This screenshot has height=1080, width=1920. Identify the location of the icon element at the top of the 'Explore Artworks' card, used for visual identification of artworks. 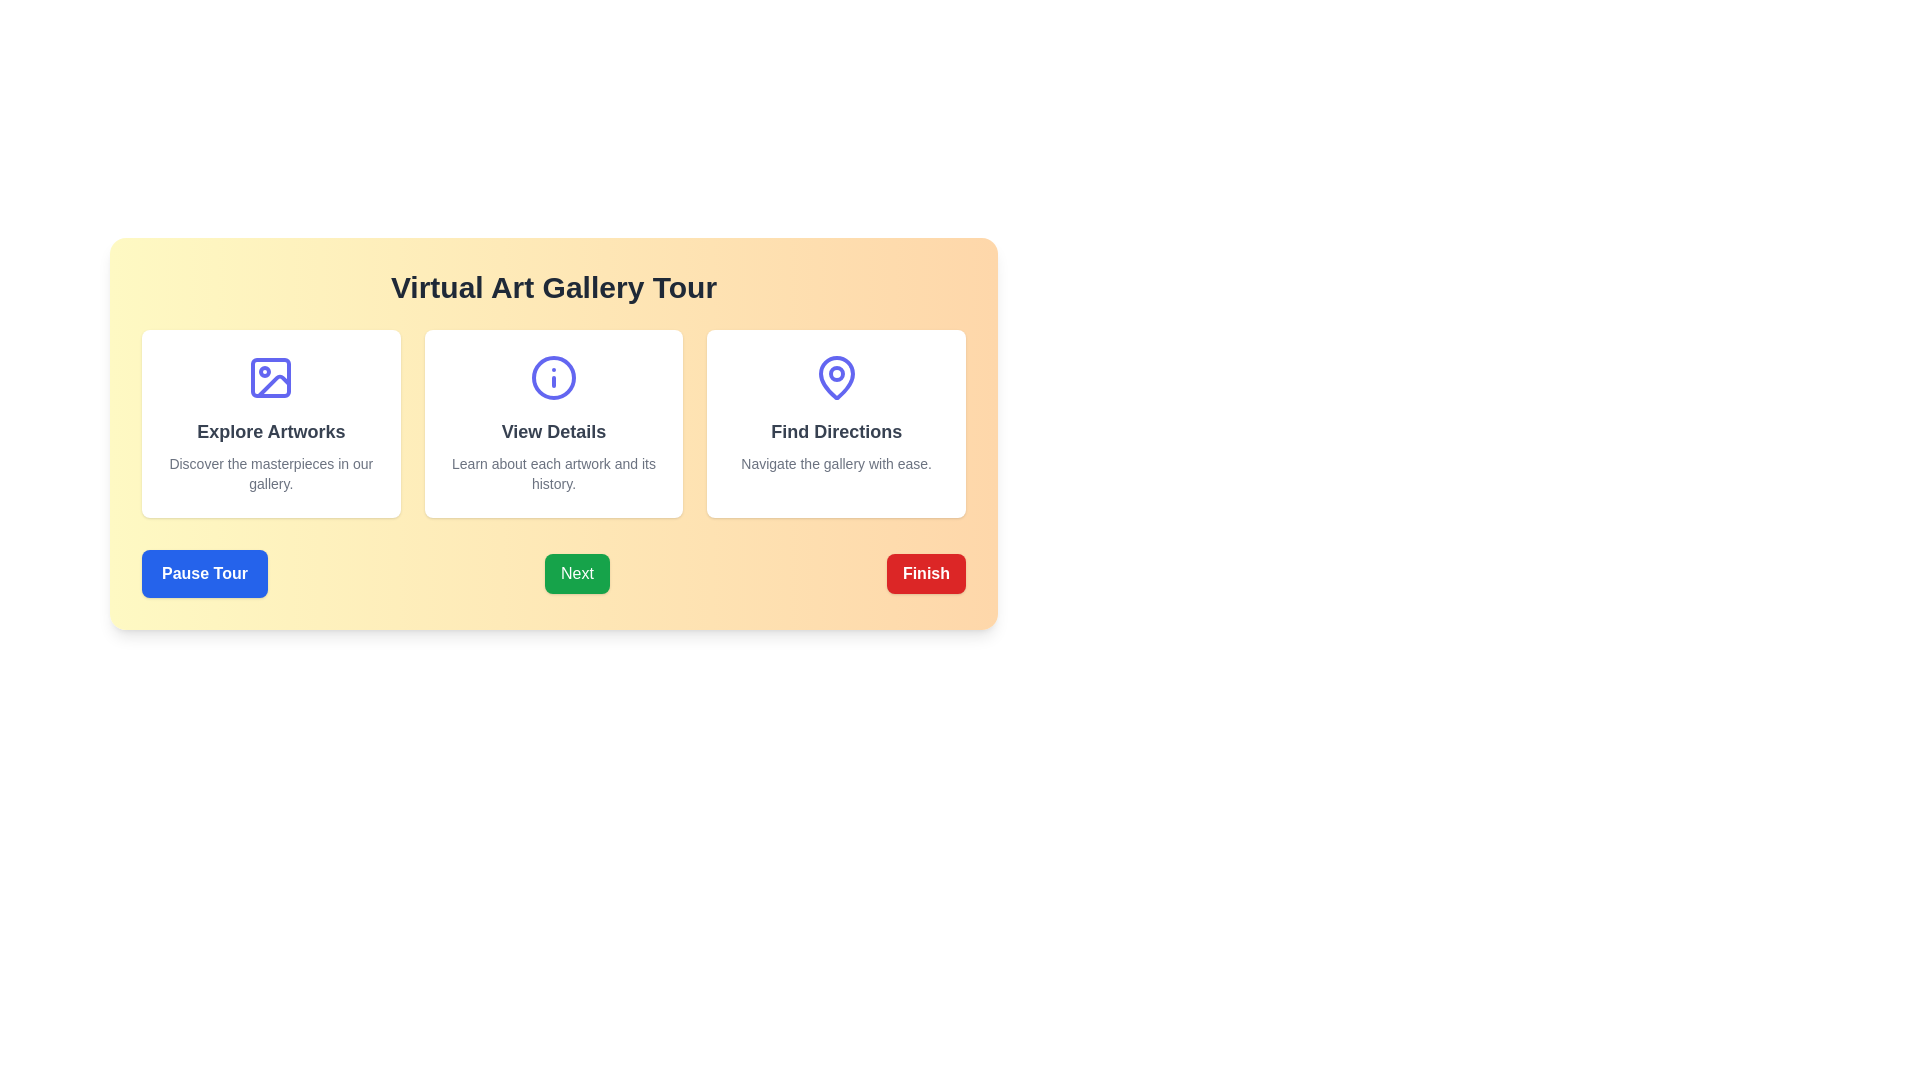
(273, 386).